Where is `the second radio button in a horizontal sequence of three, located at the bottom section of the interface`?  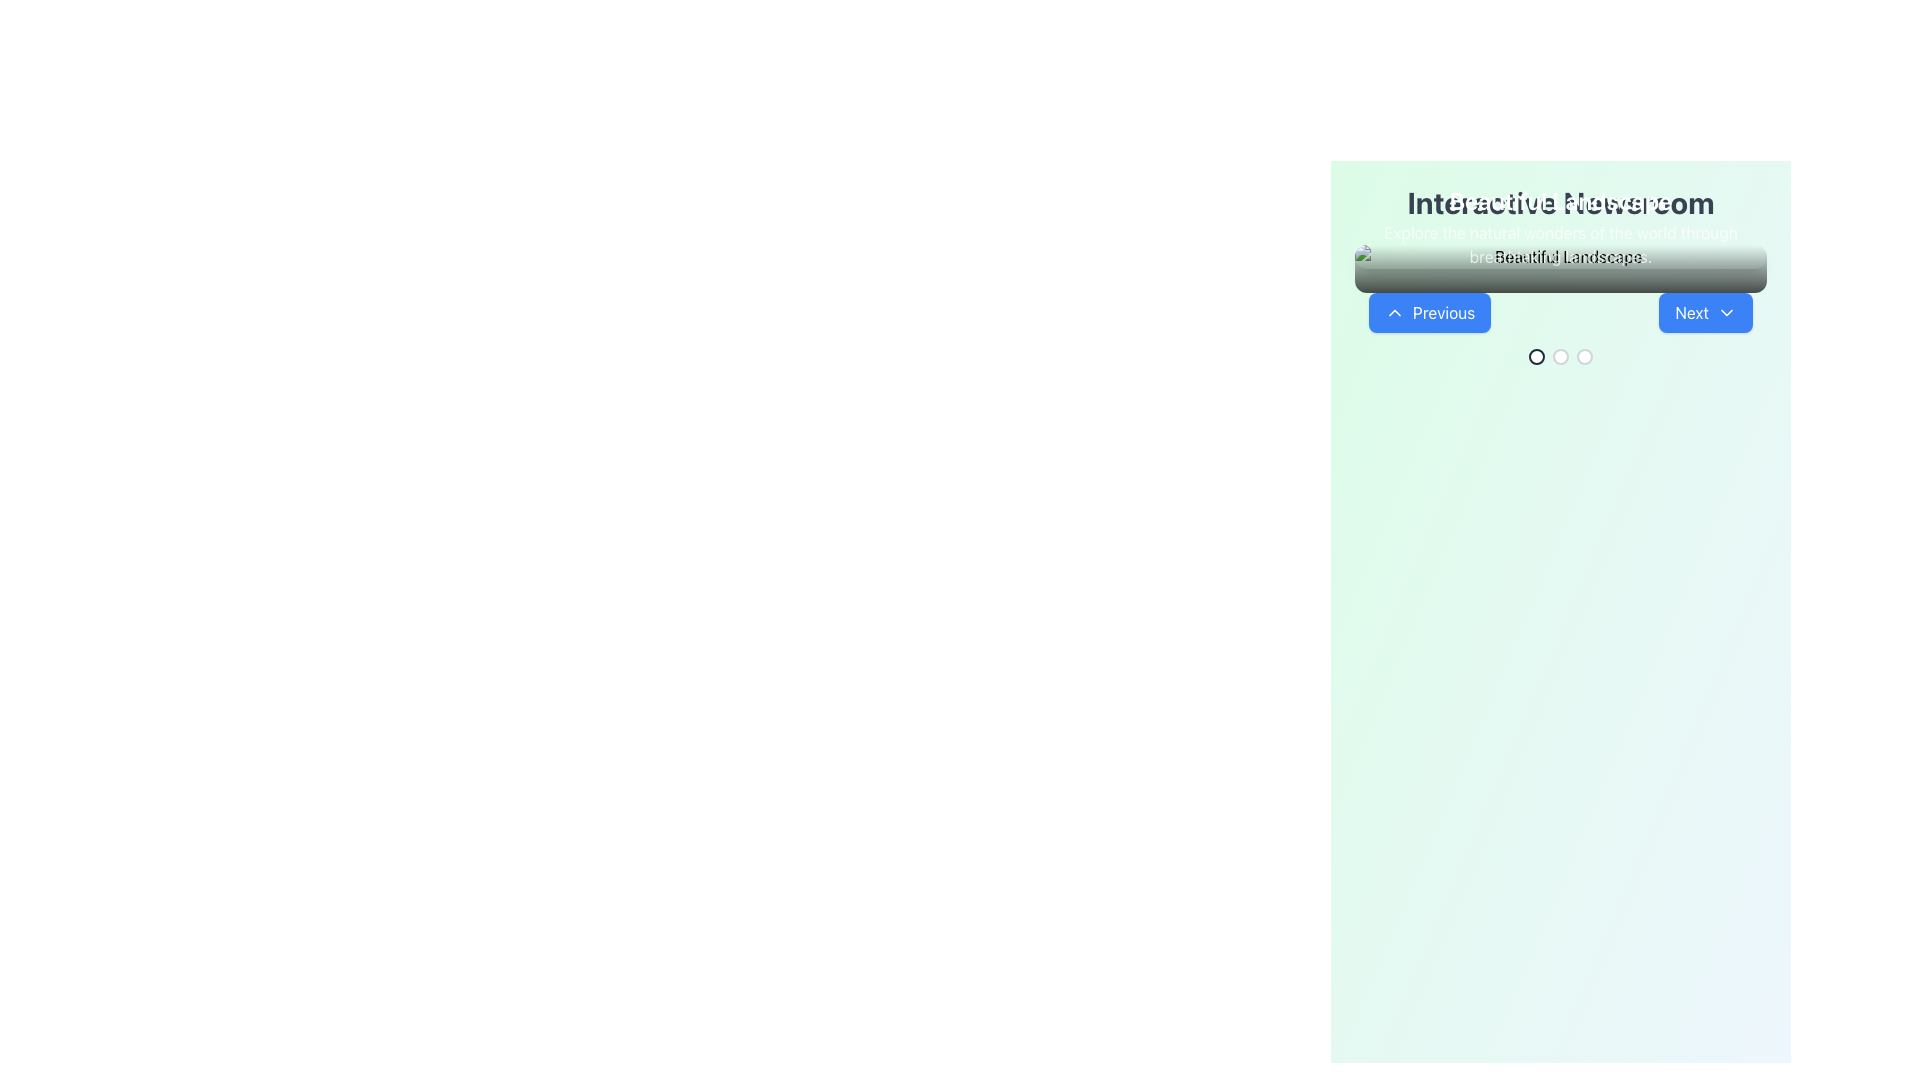 the second radio button in a horizontal sequence of three, located at the bottom section of the interface is located at coordinates (1559, 356).